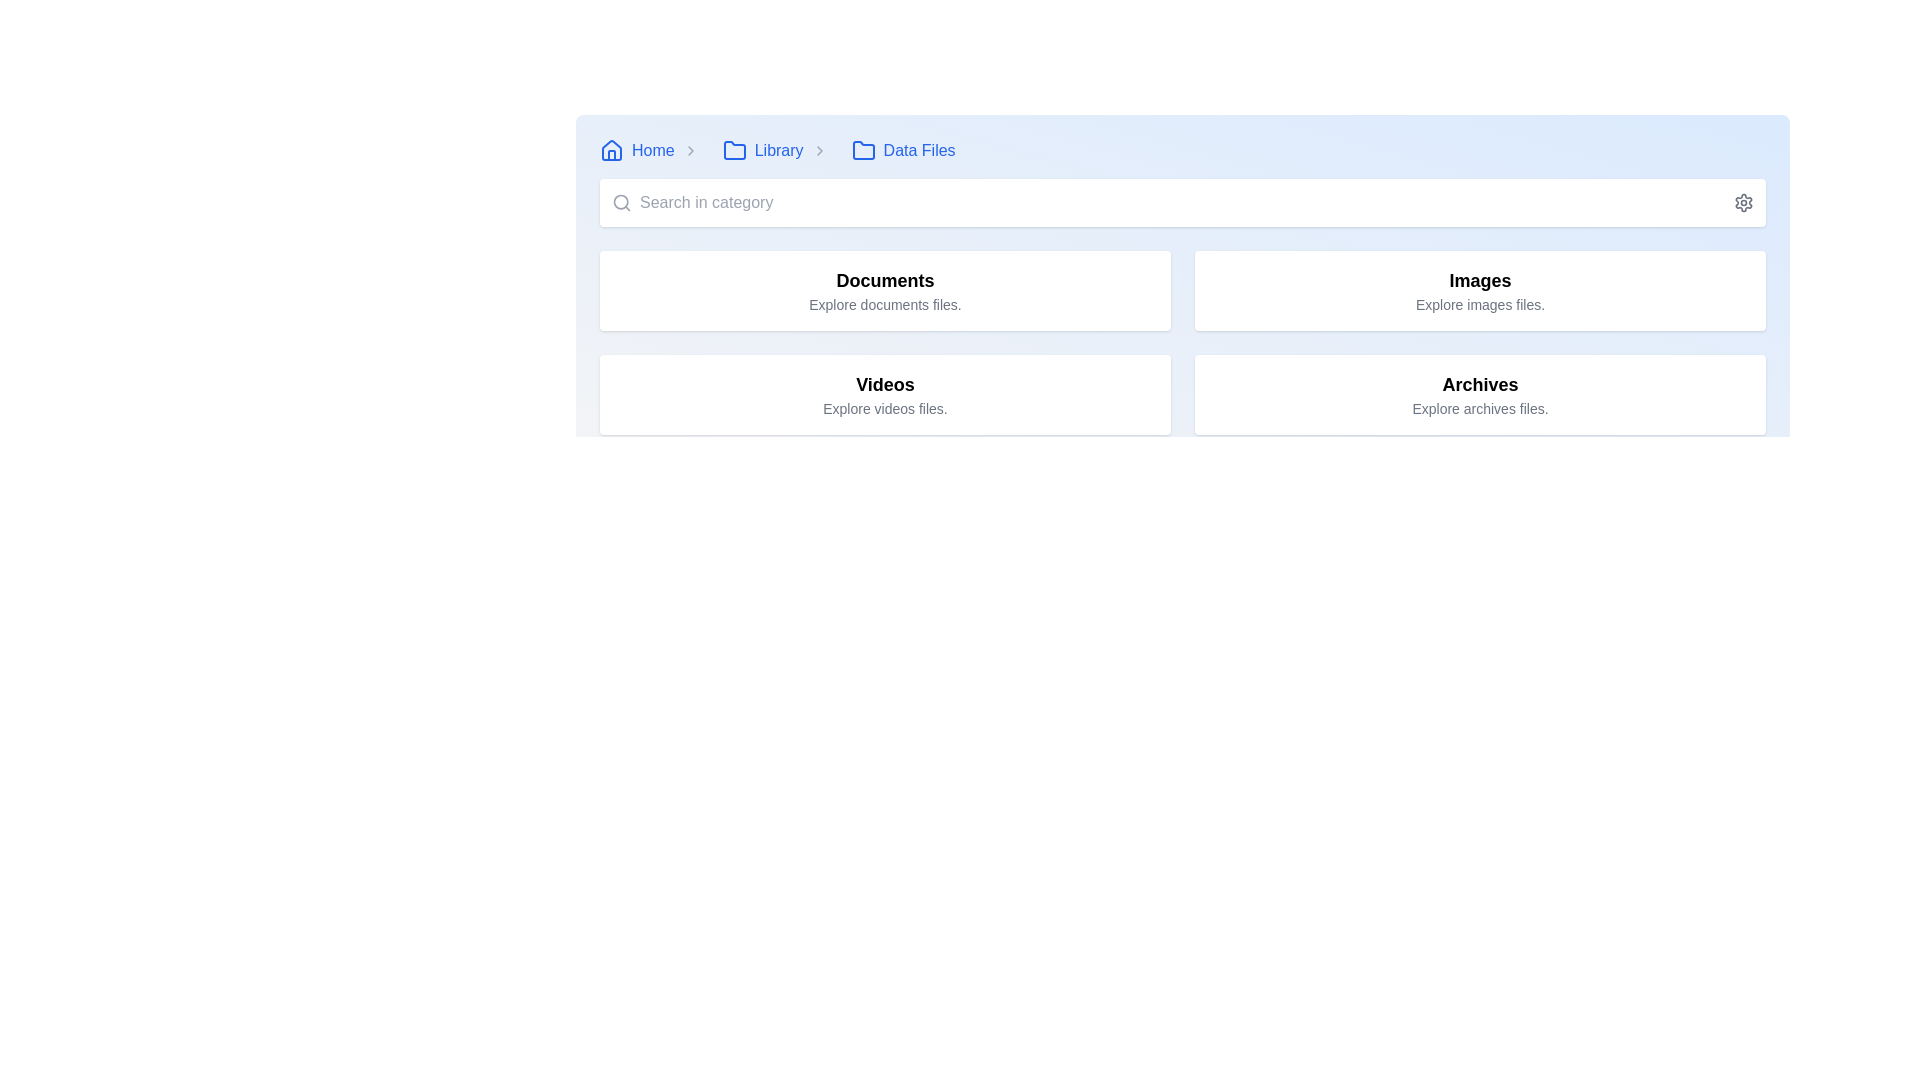  What do you see at coordinates (884, 385) in the screenshot?
I see `title text of the card labeled 'Videos', which is located in the second row, leftmost card of a grid of four cards` at bounding box center [884, 385].